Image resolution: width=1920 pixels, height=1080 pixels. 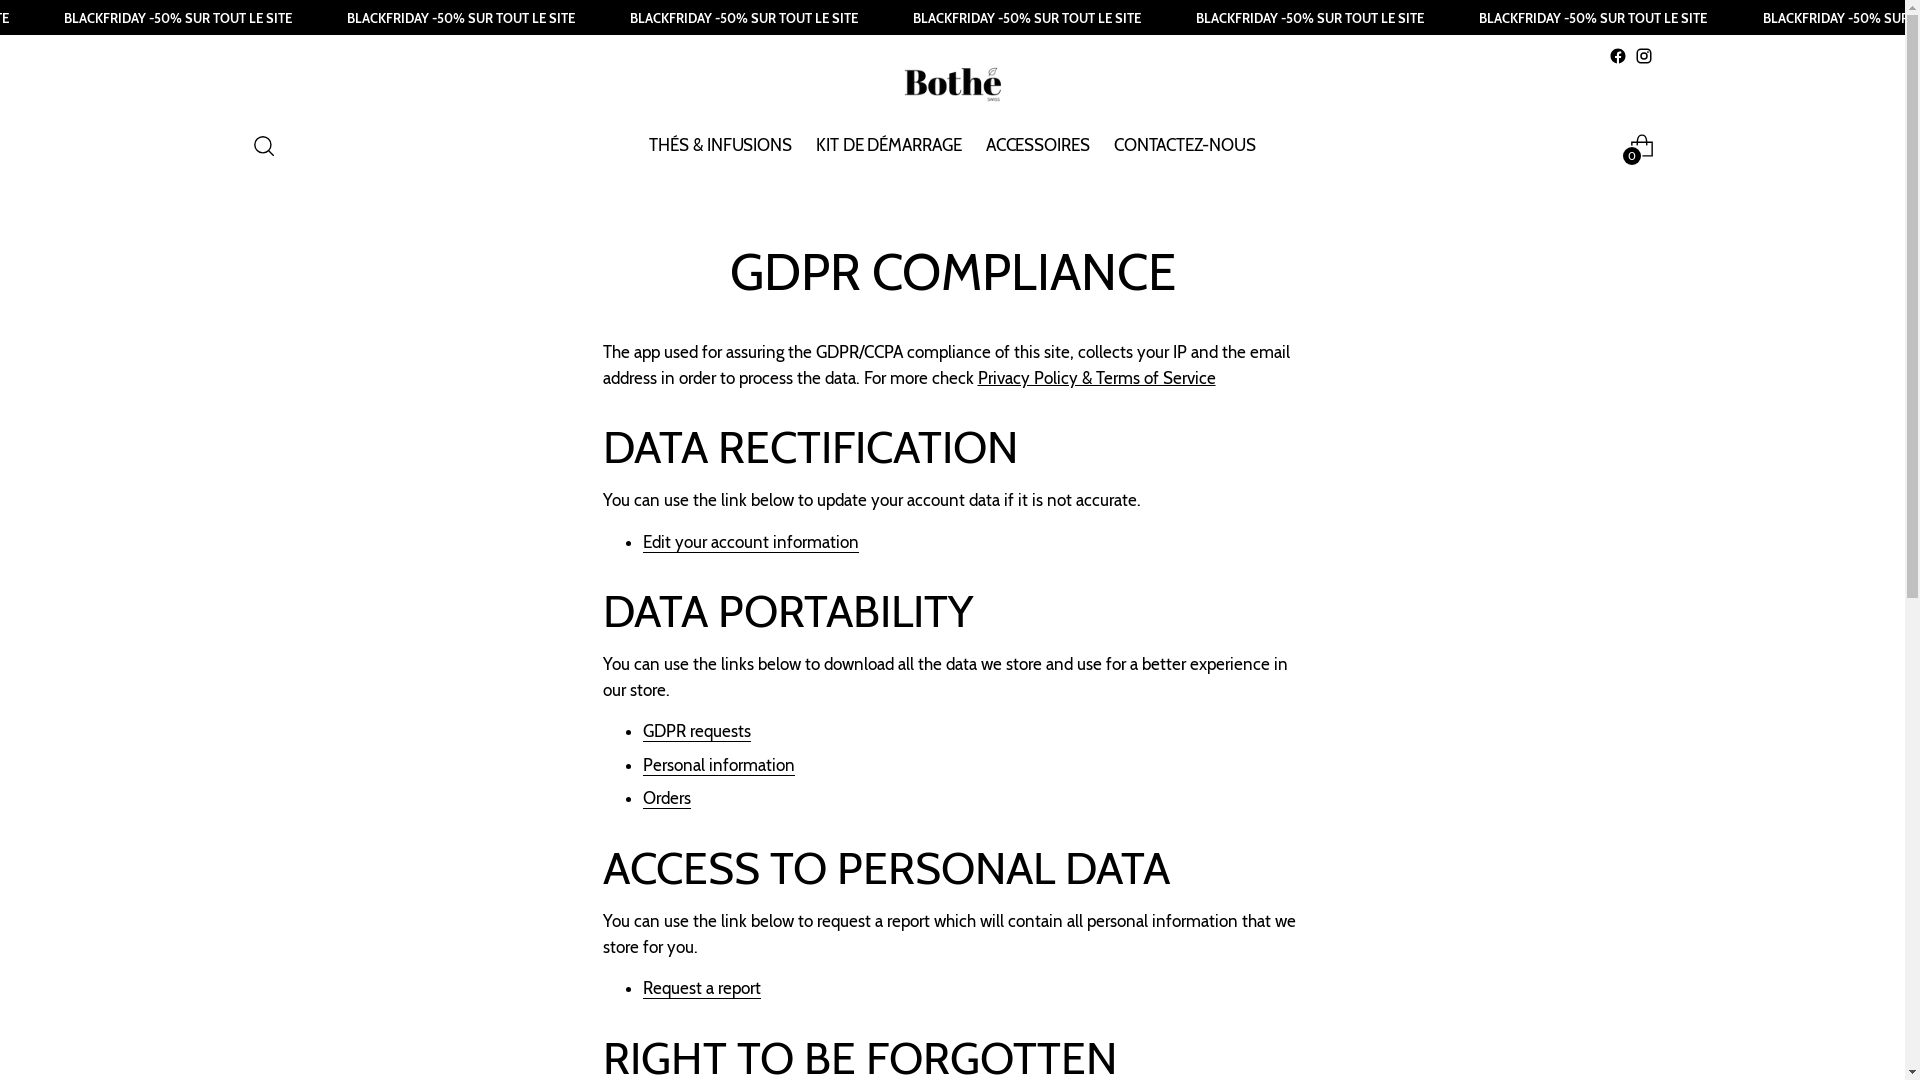 I want to click on 'ACCESSOIRES', so click(x=985, y=145).